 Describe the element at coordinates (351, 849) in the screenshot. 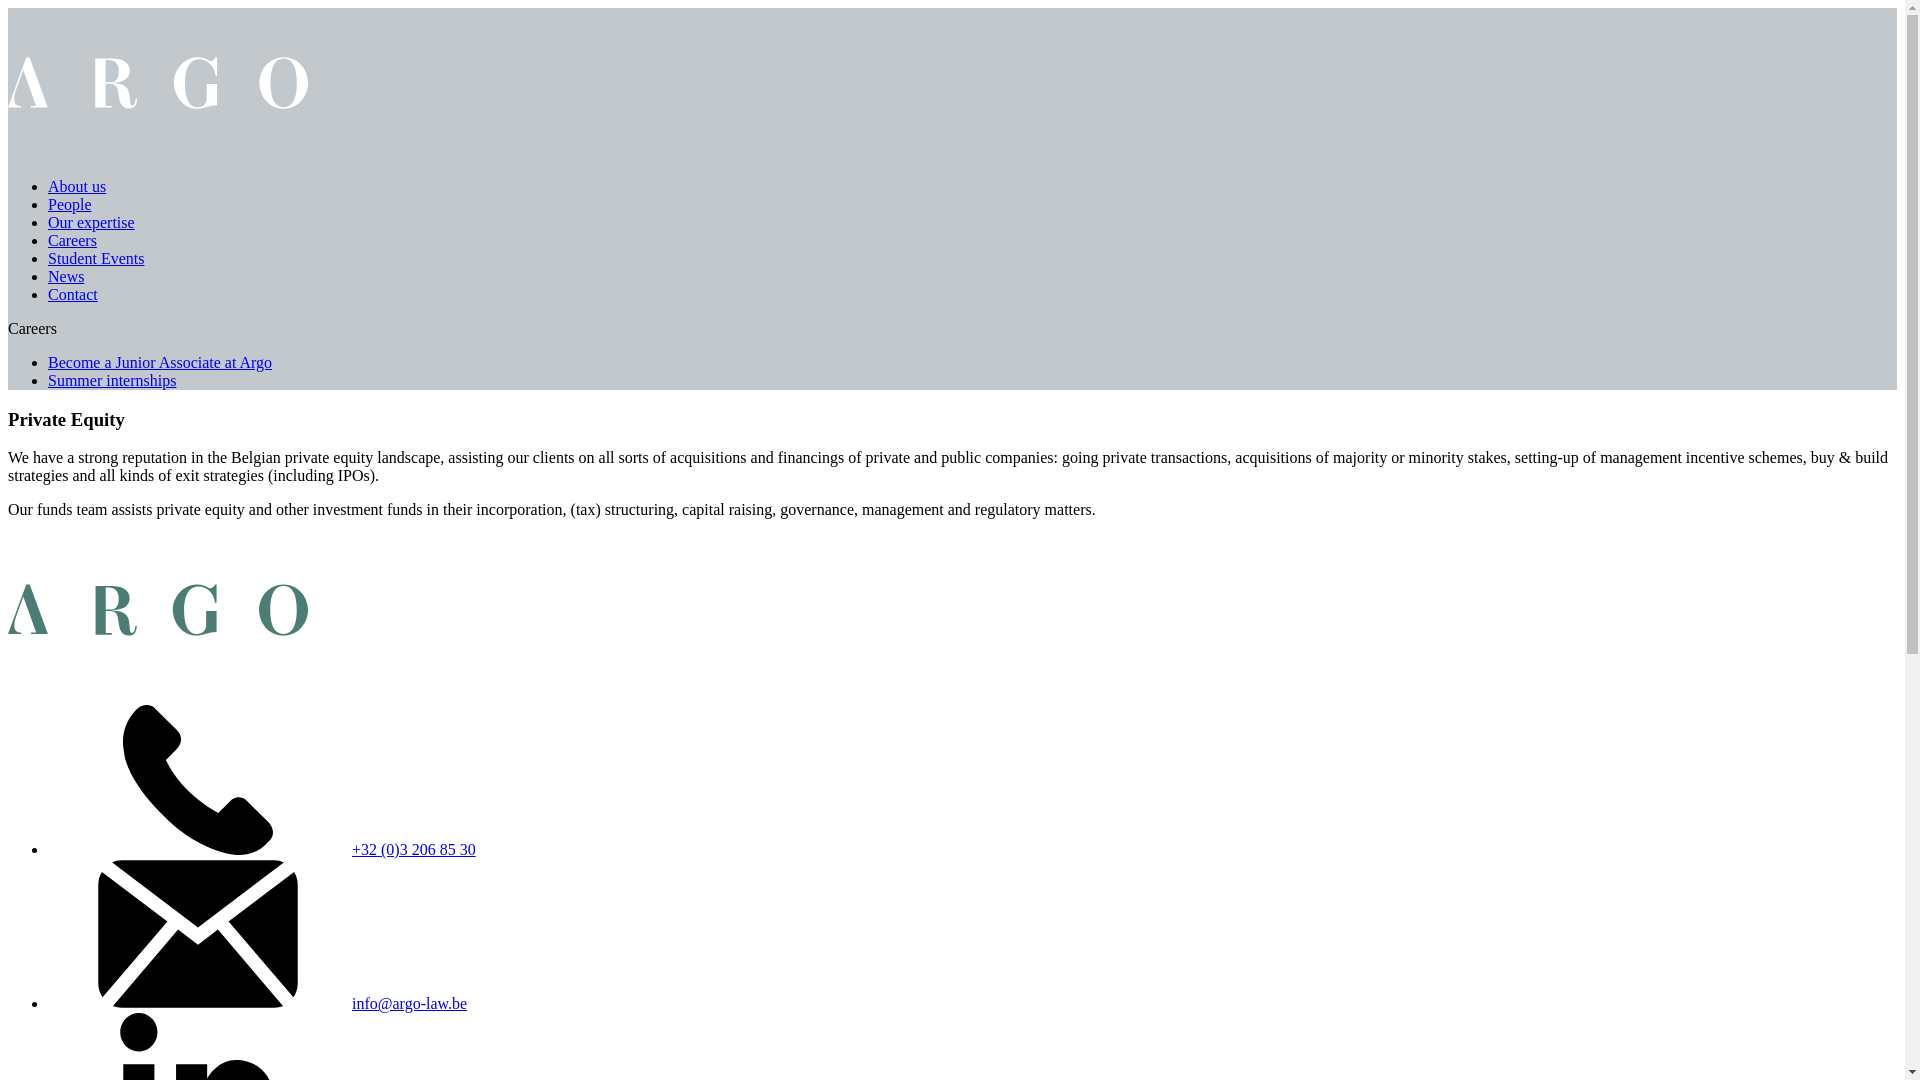

I see `'+32 (0)3 206 85 30'` at that location.